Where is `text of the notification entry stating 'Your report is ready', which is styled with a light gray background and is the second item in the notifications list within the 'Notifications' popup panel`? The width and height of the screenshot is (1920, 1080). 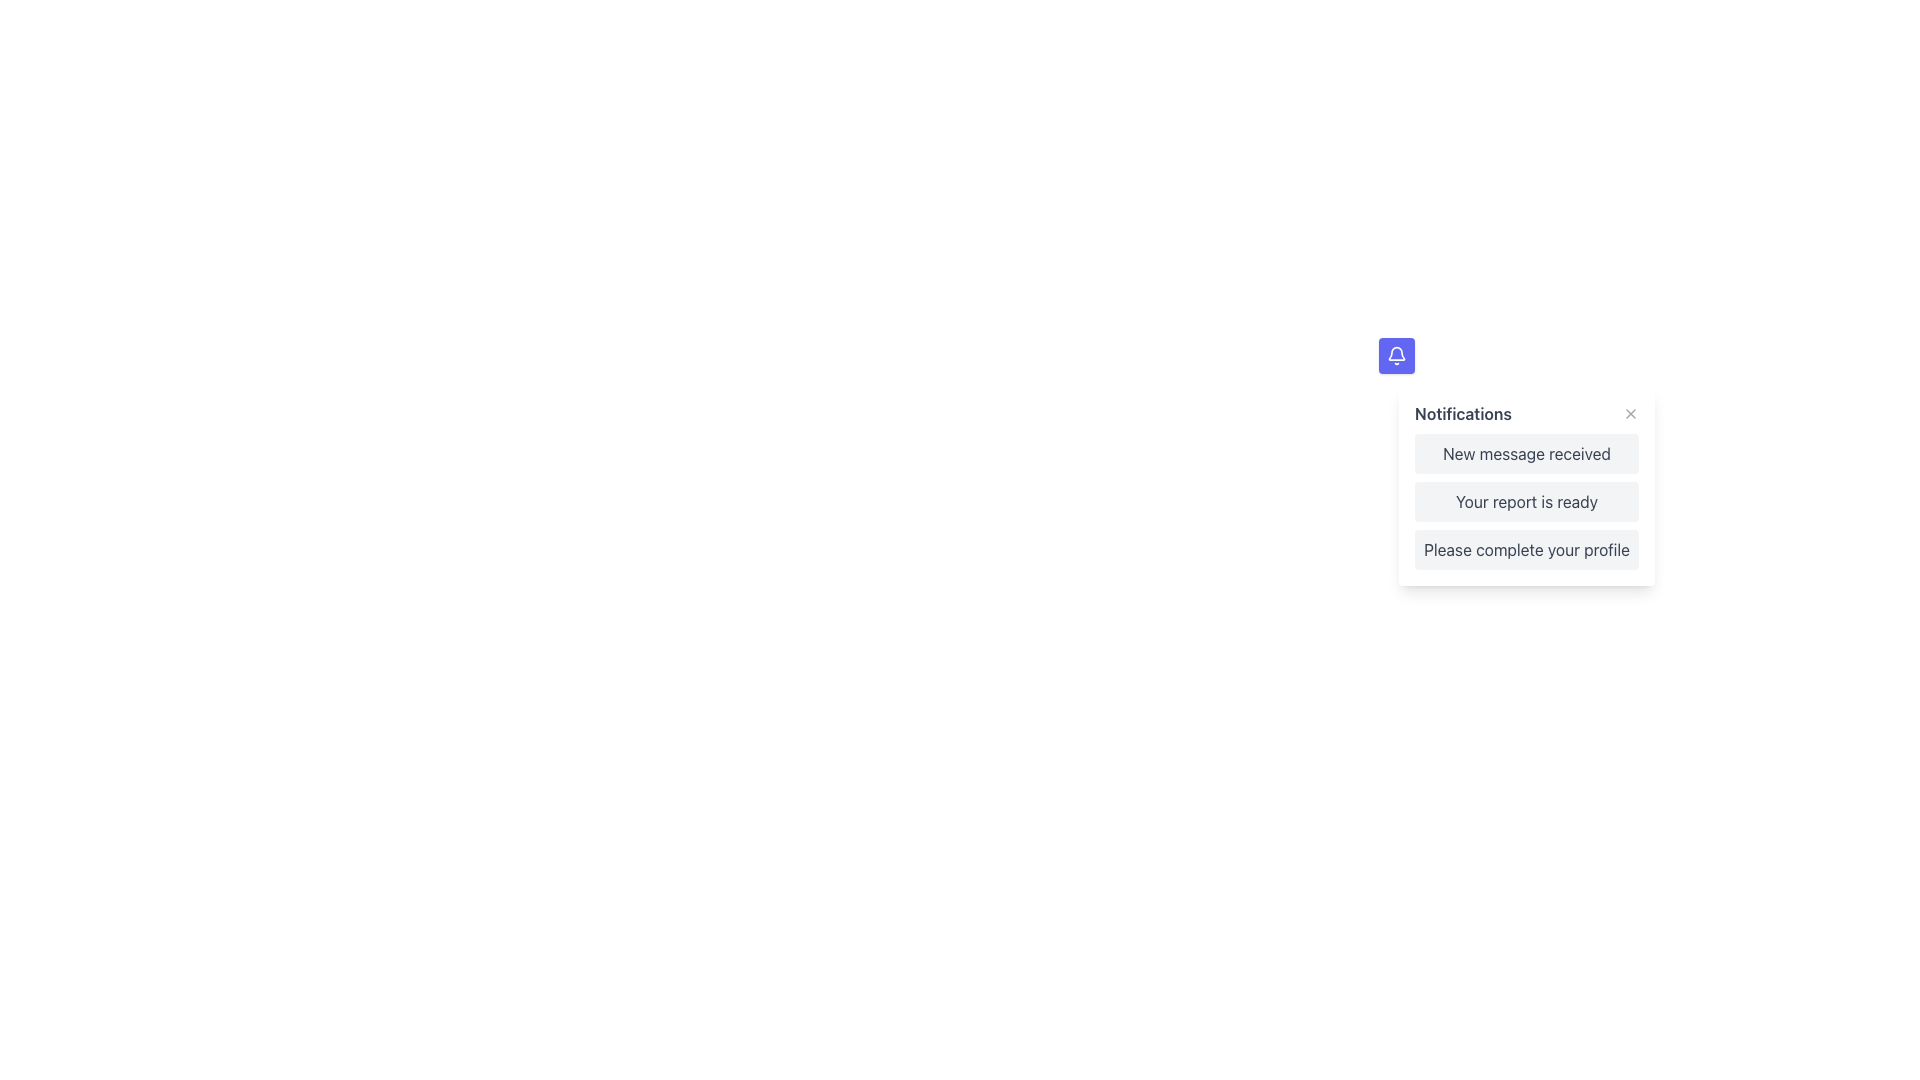 text of the notification entry stating 'Your report is ready', which is styled with a light gray background and is the second item in the notifications list within the 'Notifications' popup panel is located at coordinates (1525, 500).